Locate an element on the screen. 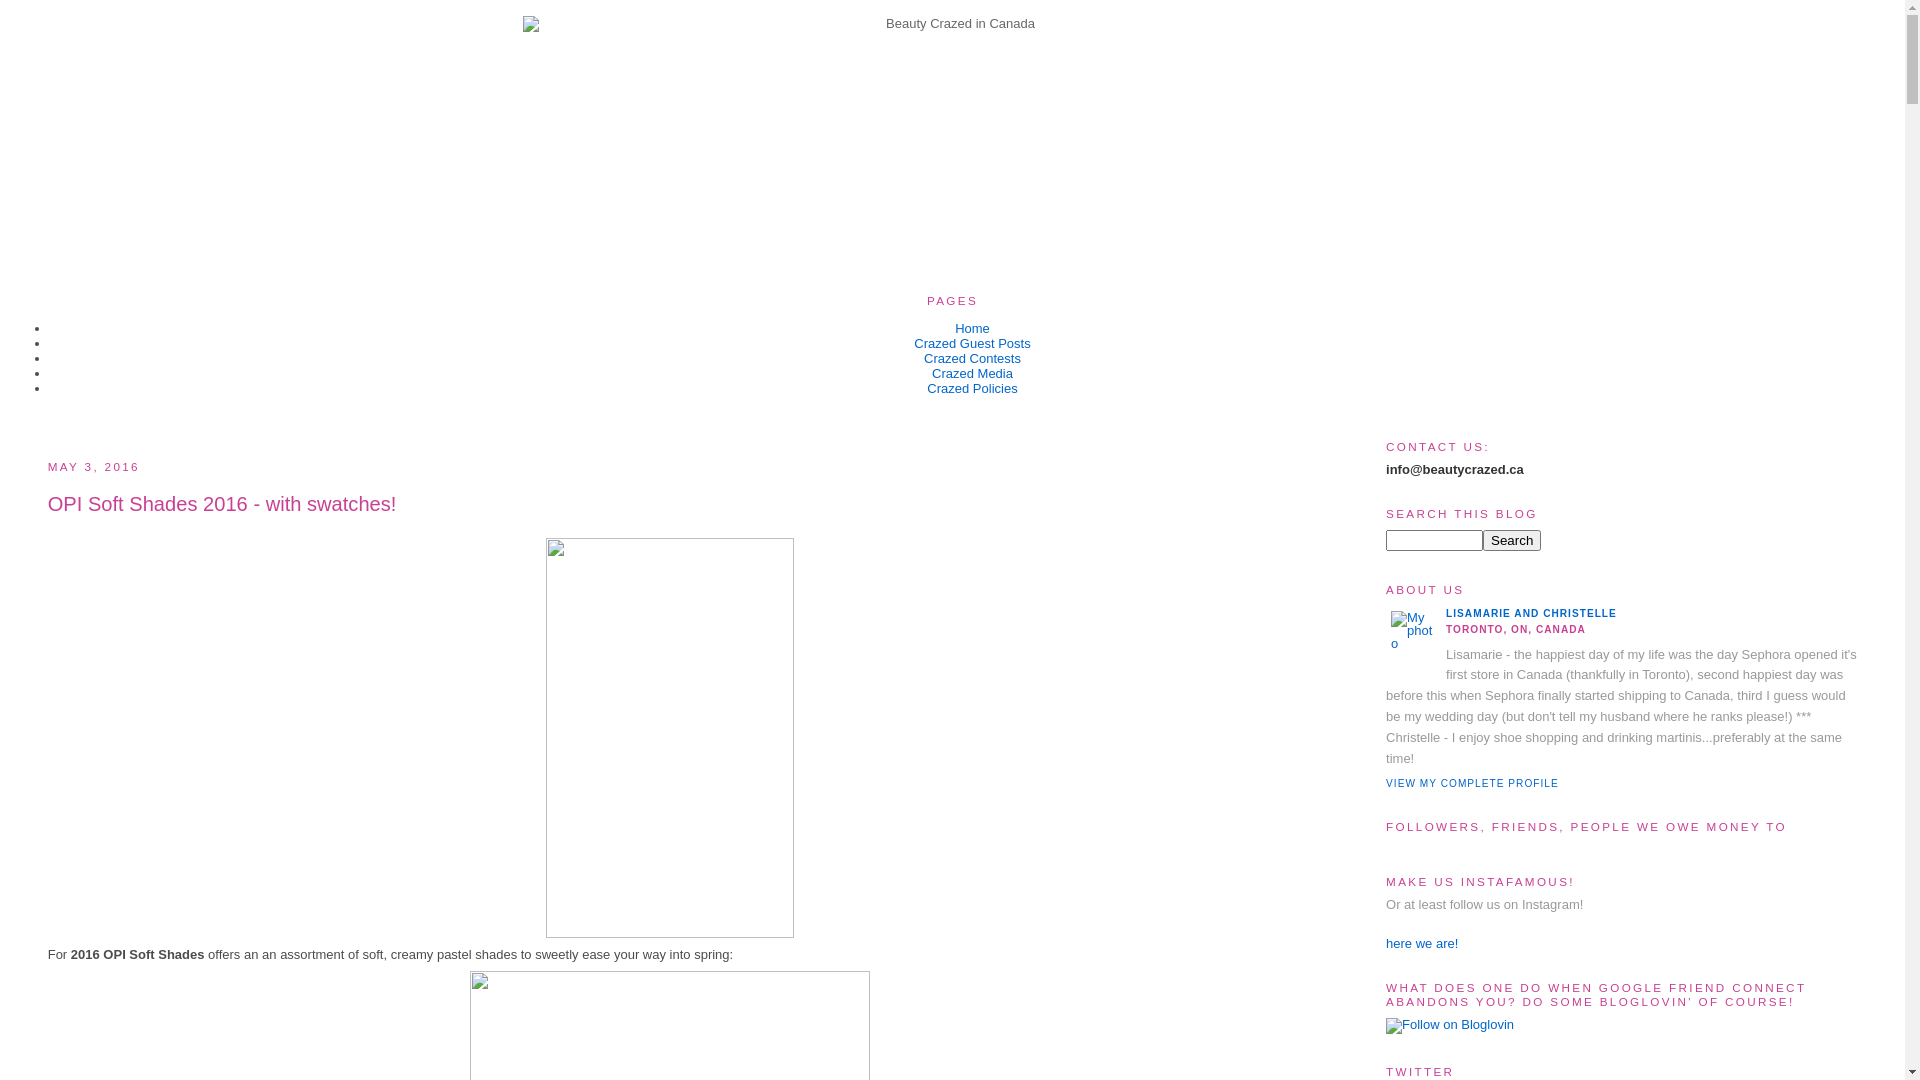 Image resolution: width=1920 pixels, height=1080 pixels. 'Crazed Contests' is located at coordinates (972, 357).